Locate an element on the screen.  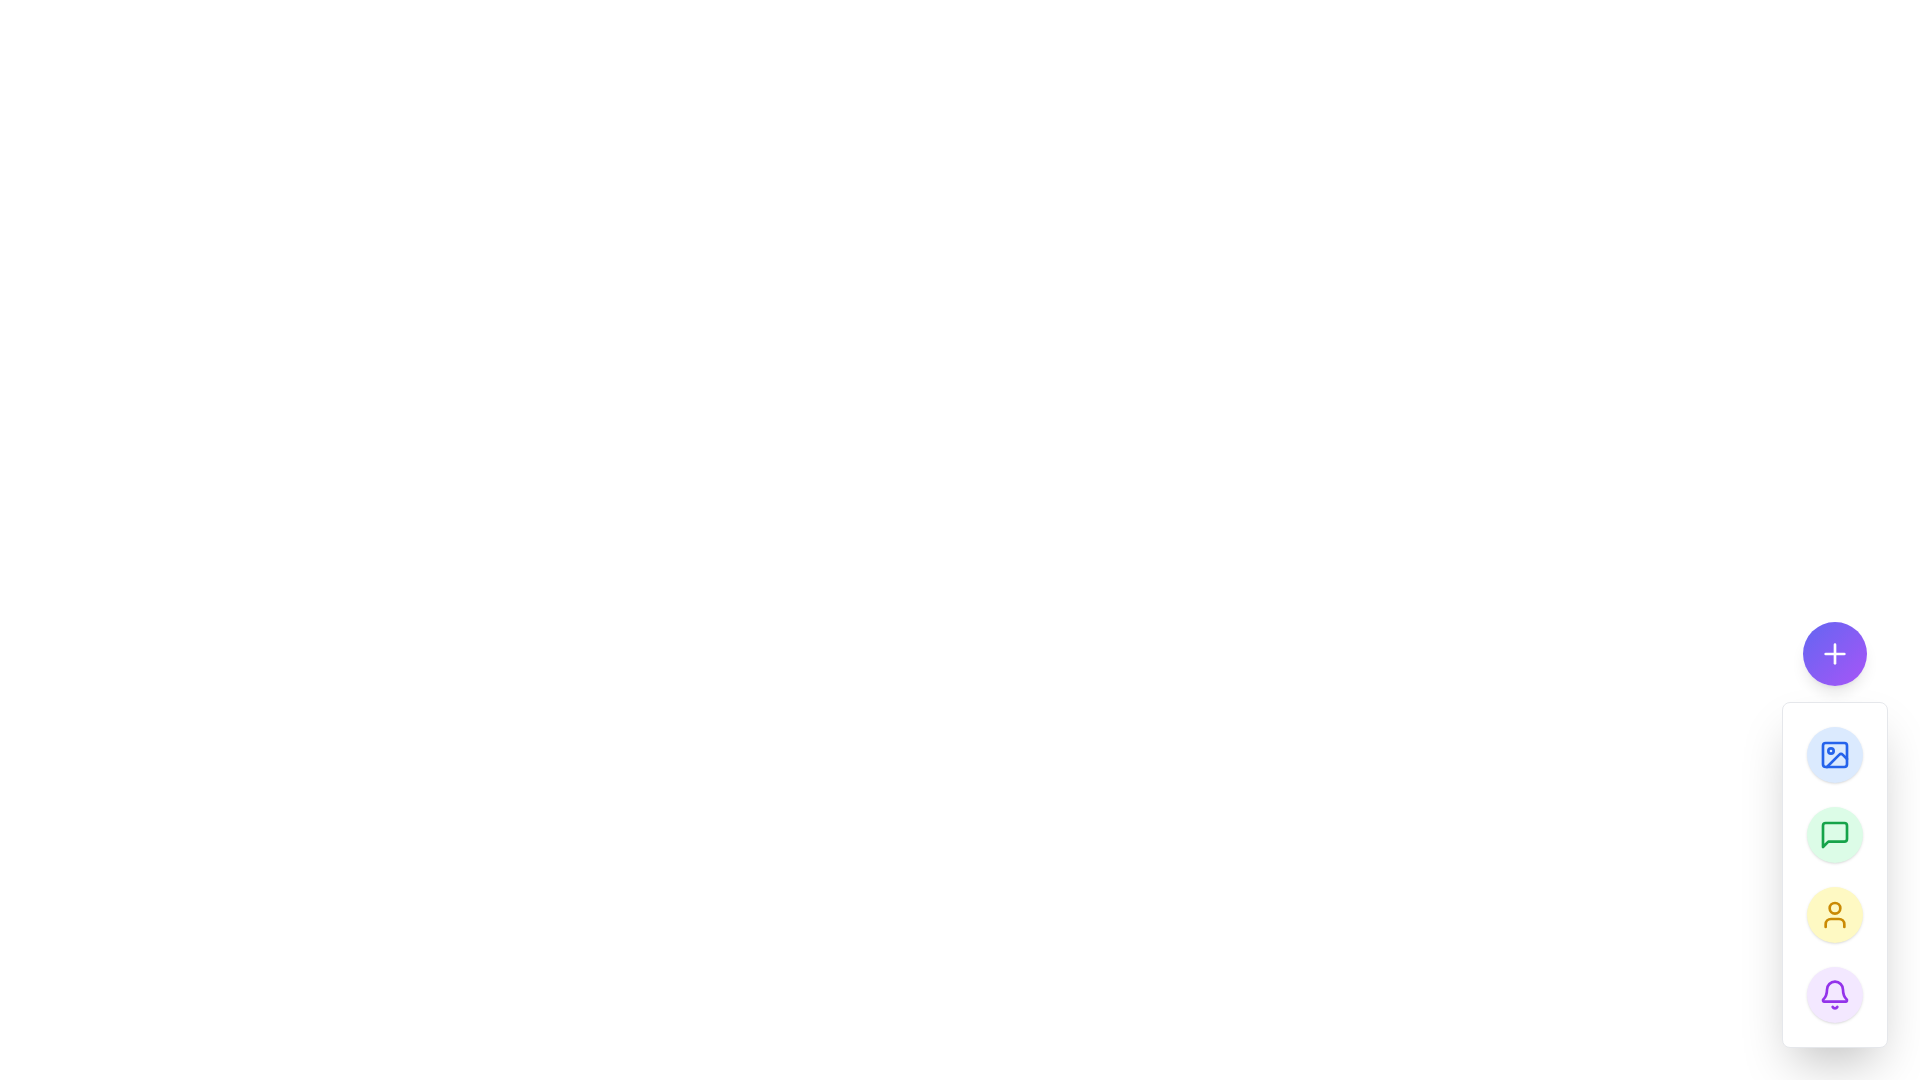
the bell-shaped icon with a purple outline within the circular purple button is located at coordinates (1834, 995).